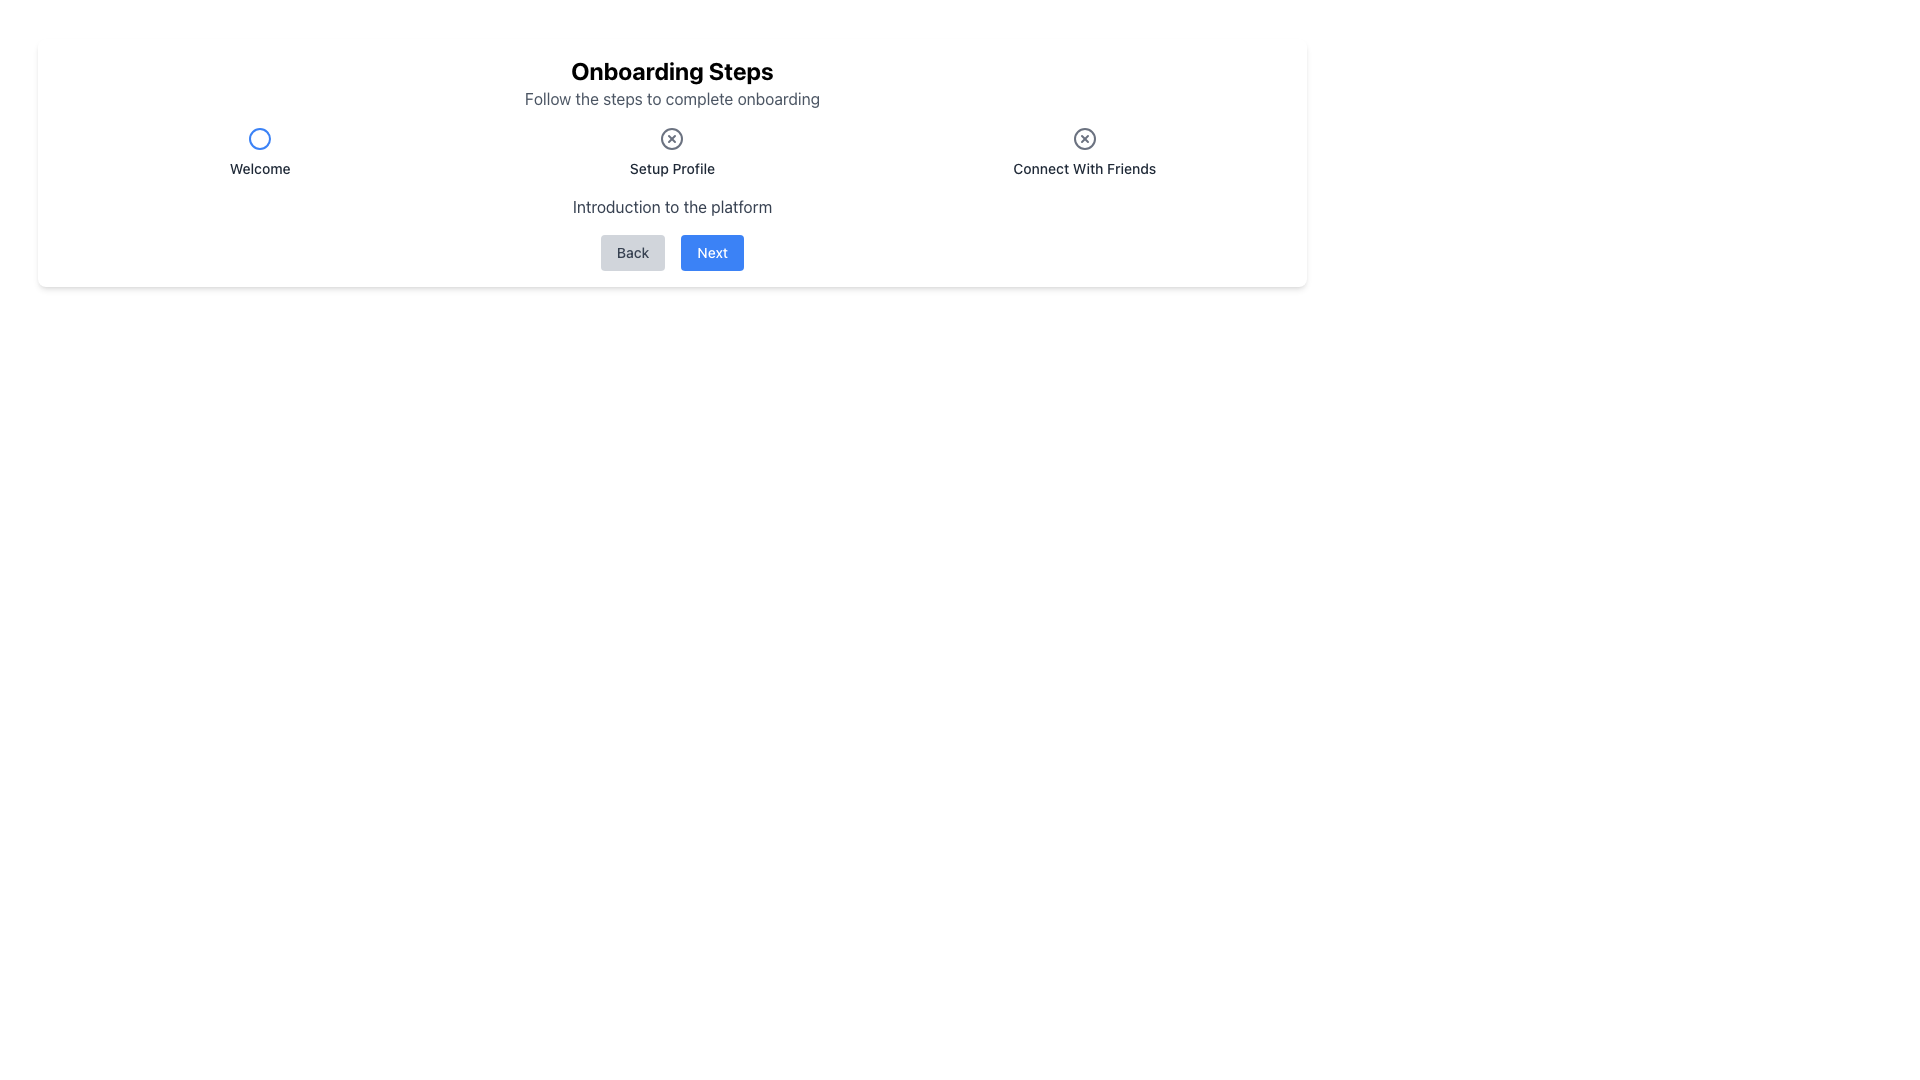 This screenshot has height=1080, width=1920. Describe the element at coordinates (672, 99) in the screenshot. I see `the text element that reads 'Follow the steps to complete onboarding', which is styled in gray and located directly below the heading 'Onboarding Steps'` at that location.